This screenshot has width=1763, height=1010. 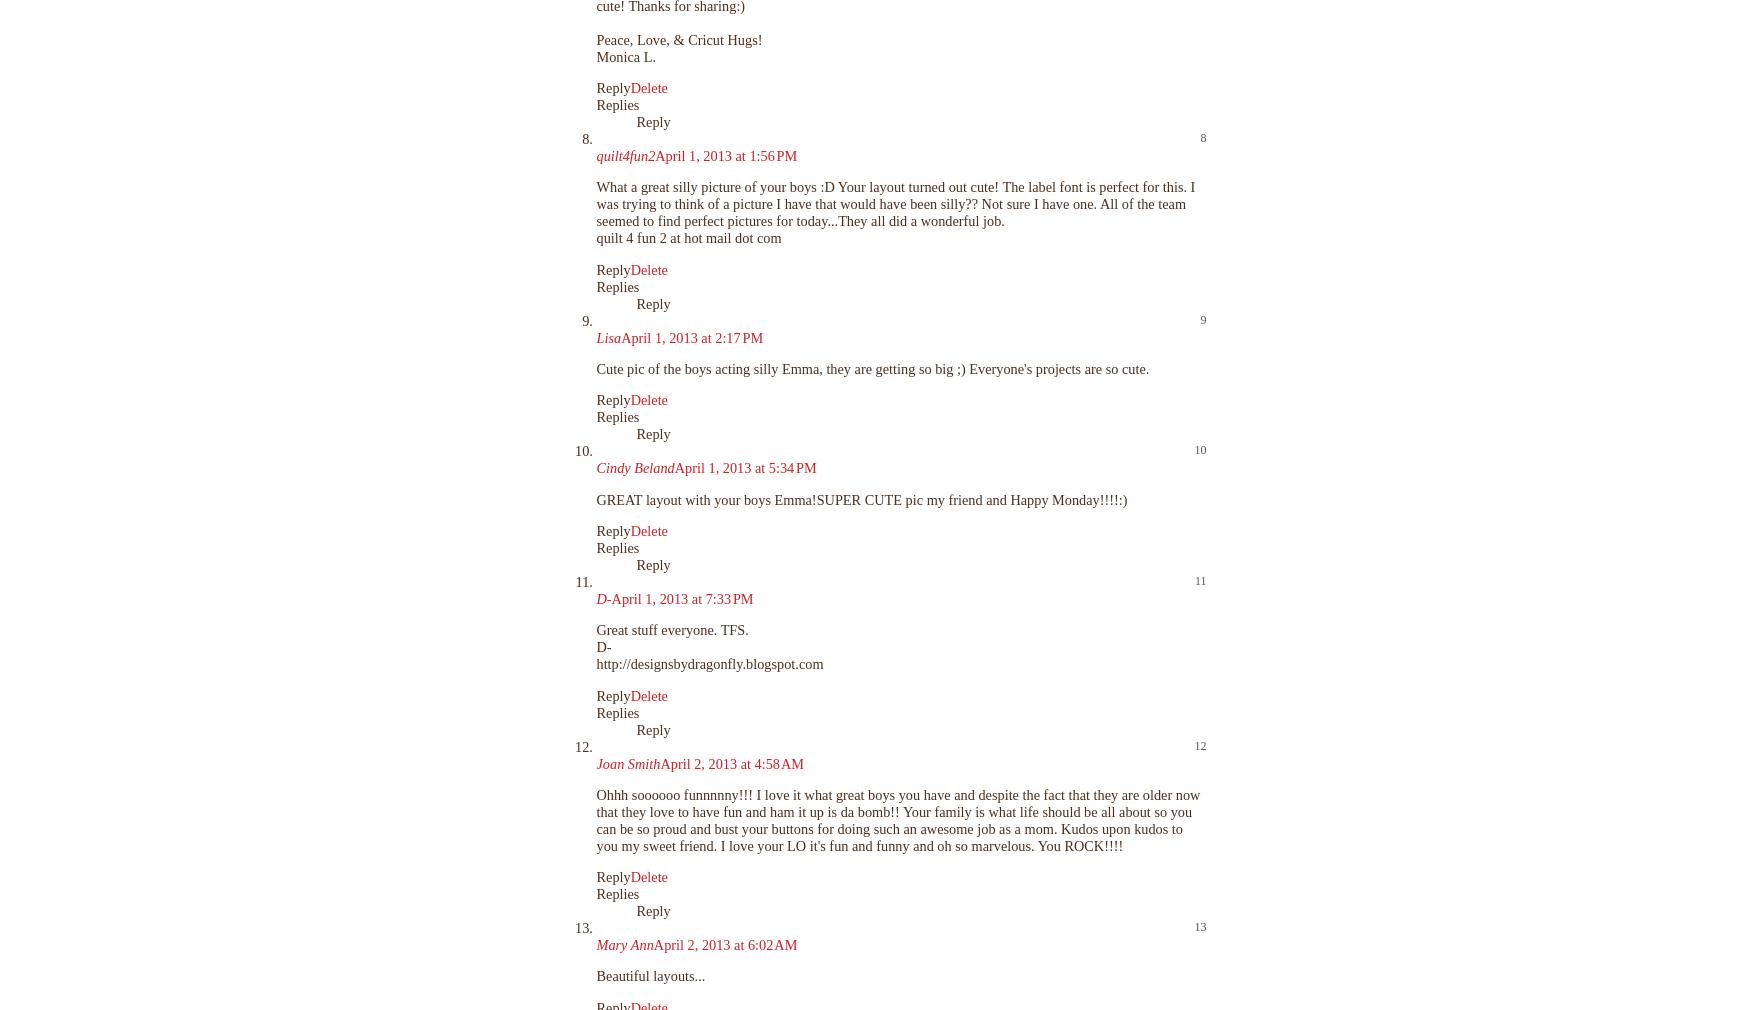 What do you see at coordinates (626, 54) in the screenshot?
I see `'Monica L.'` at bounding box center [626, 54].